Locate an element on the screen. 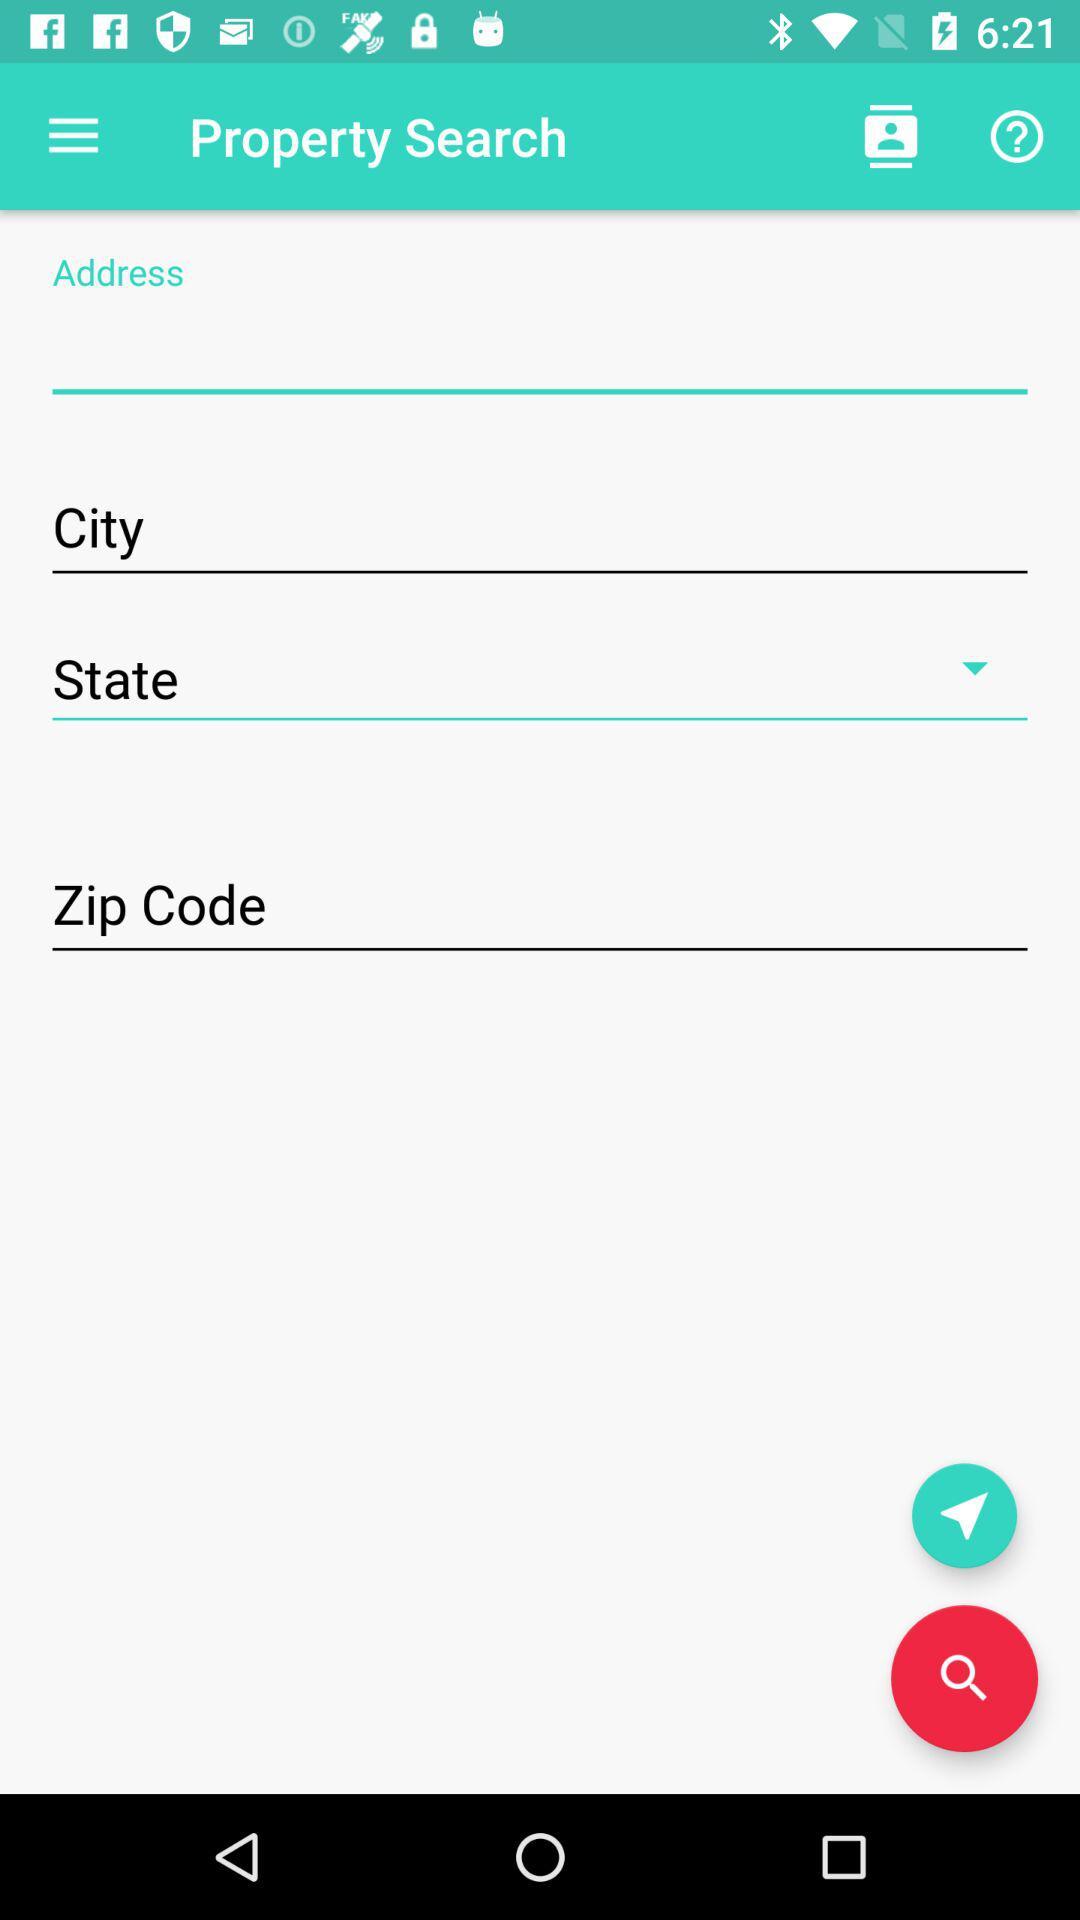 This screenshot has width=1080, height=1920. the icon at the top left corner is located at coordinates (72, 135).